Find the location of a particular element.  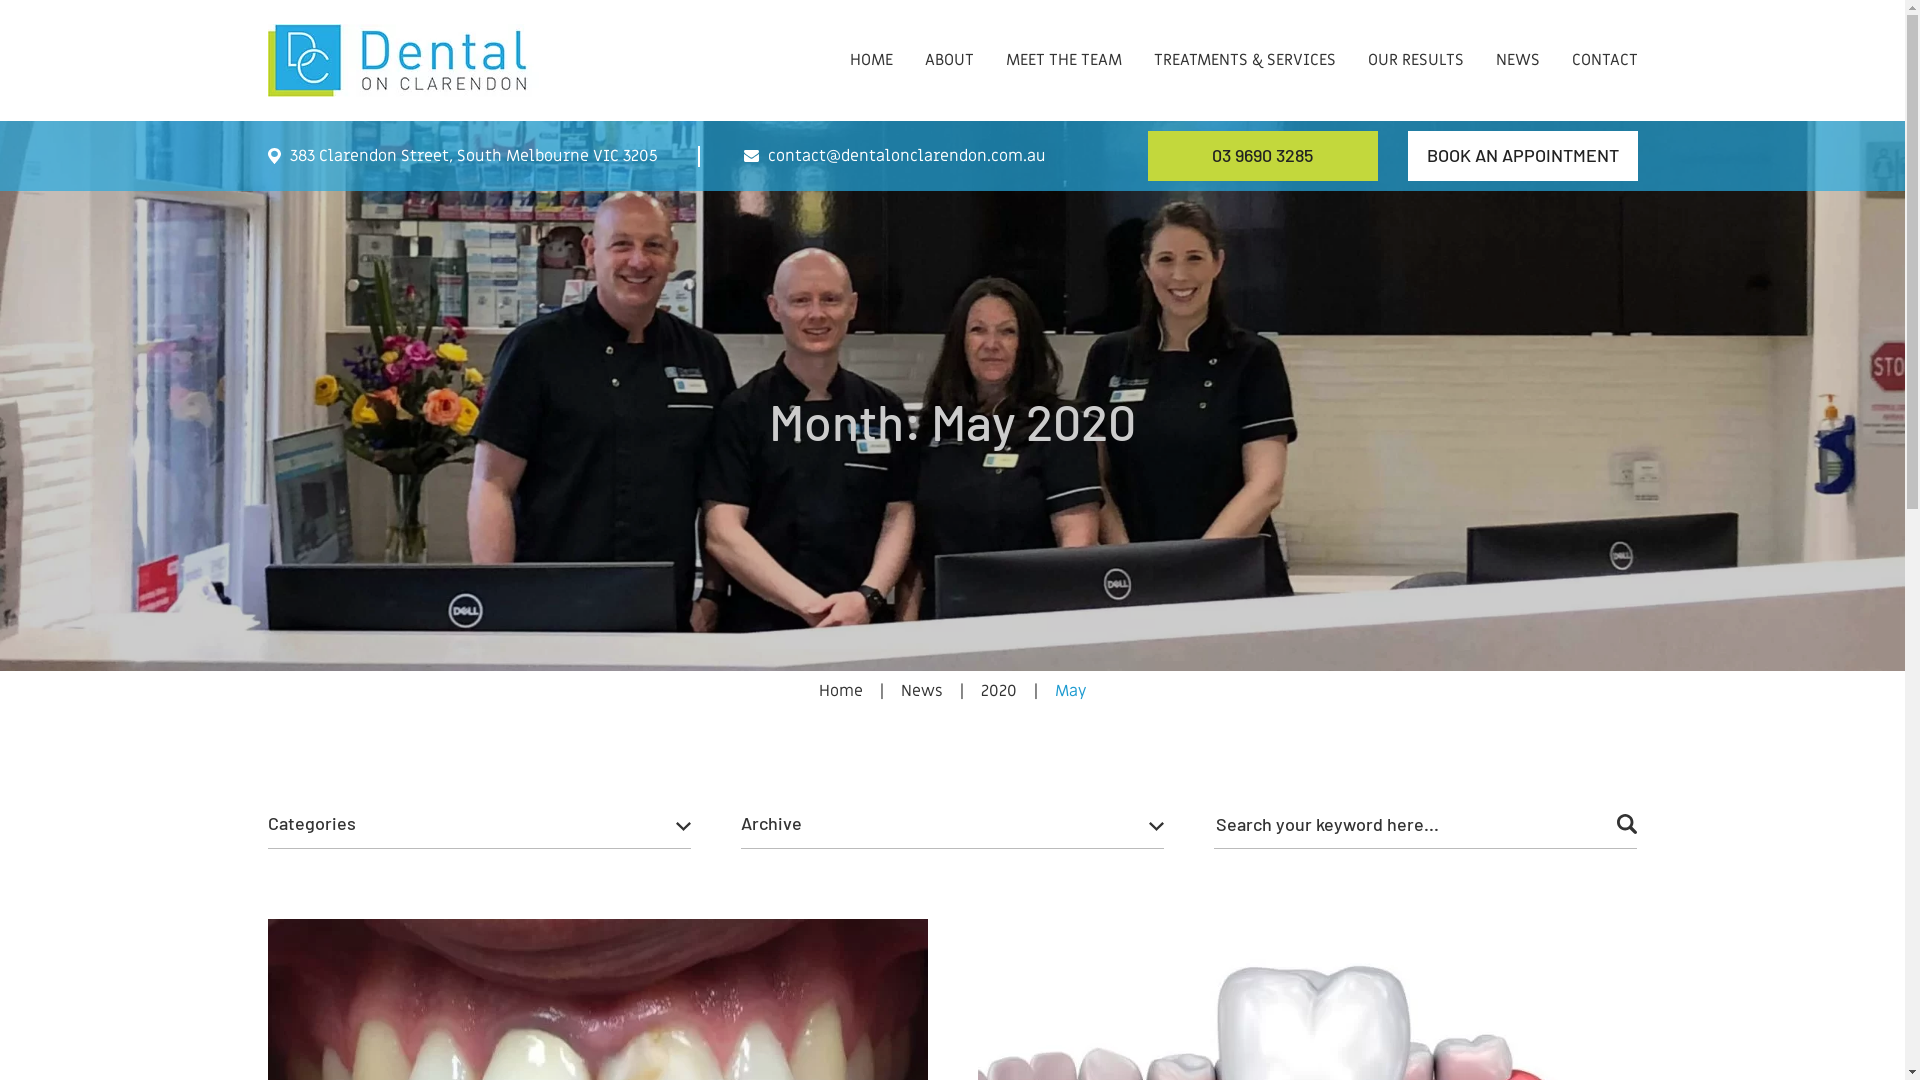

'2020' is located at coordinates (998, 689).